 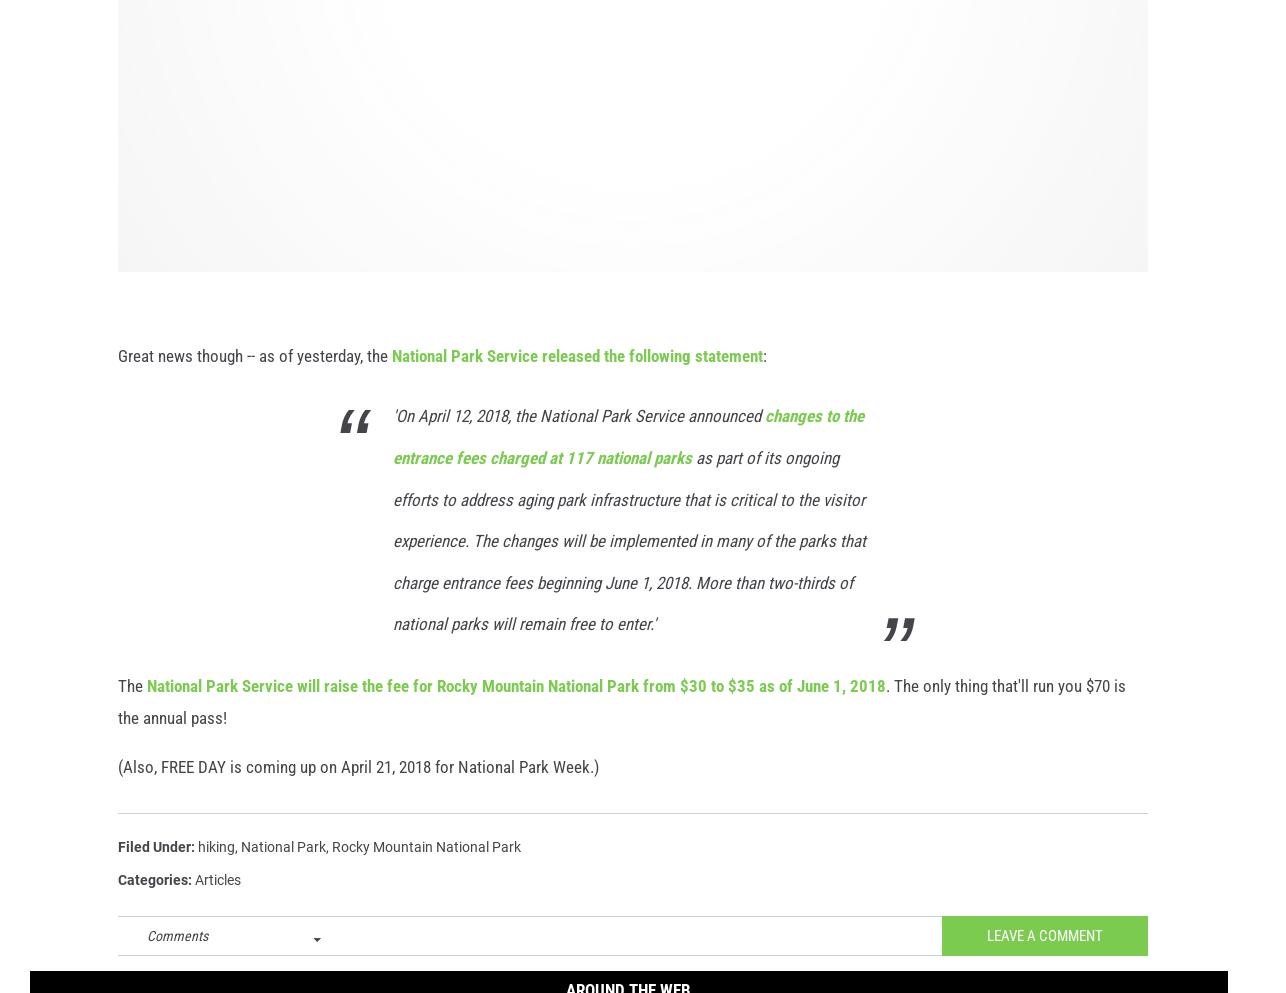 I want to click on 'Filed Under', so click(x=118, y=867).